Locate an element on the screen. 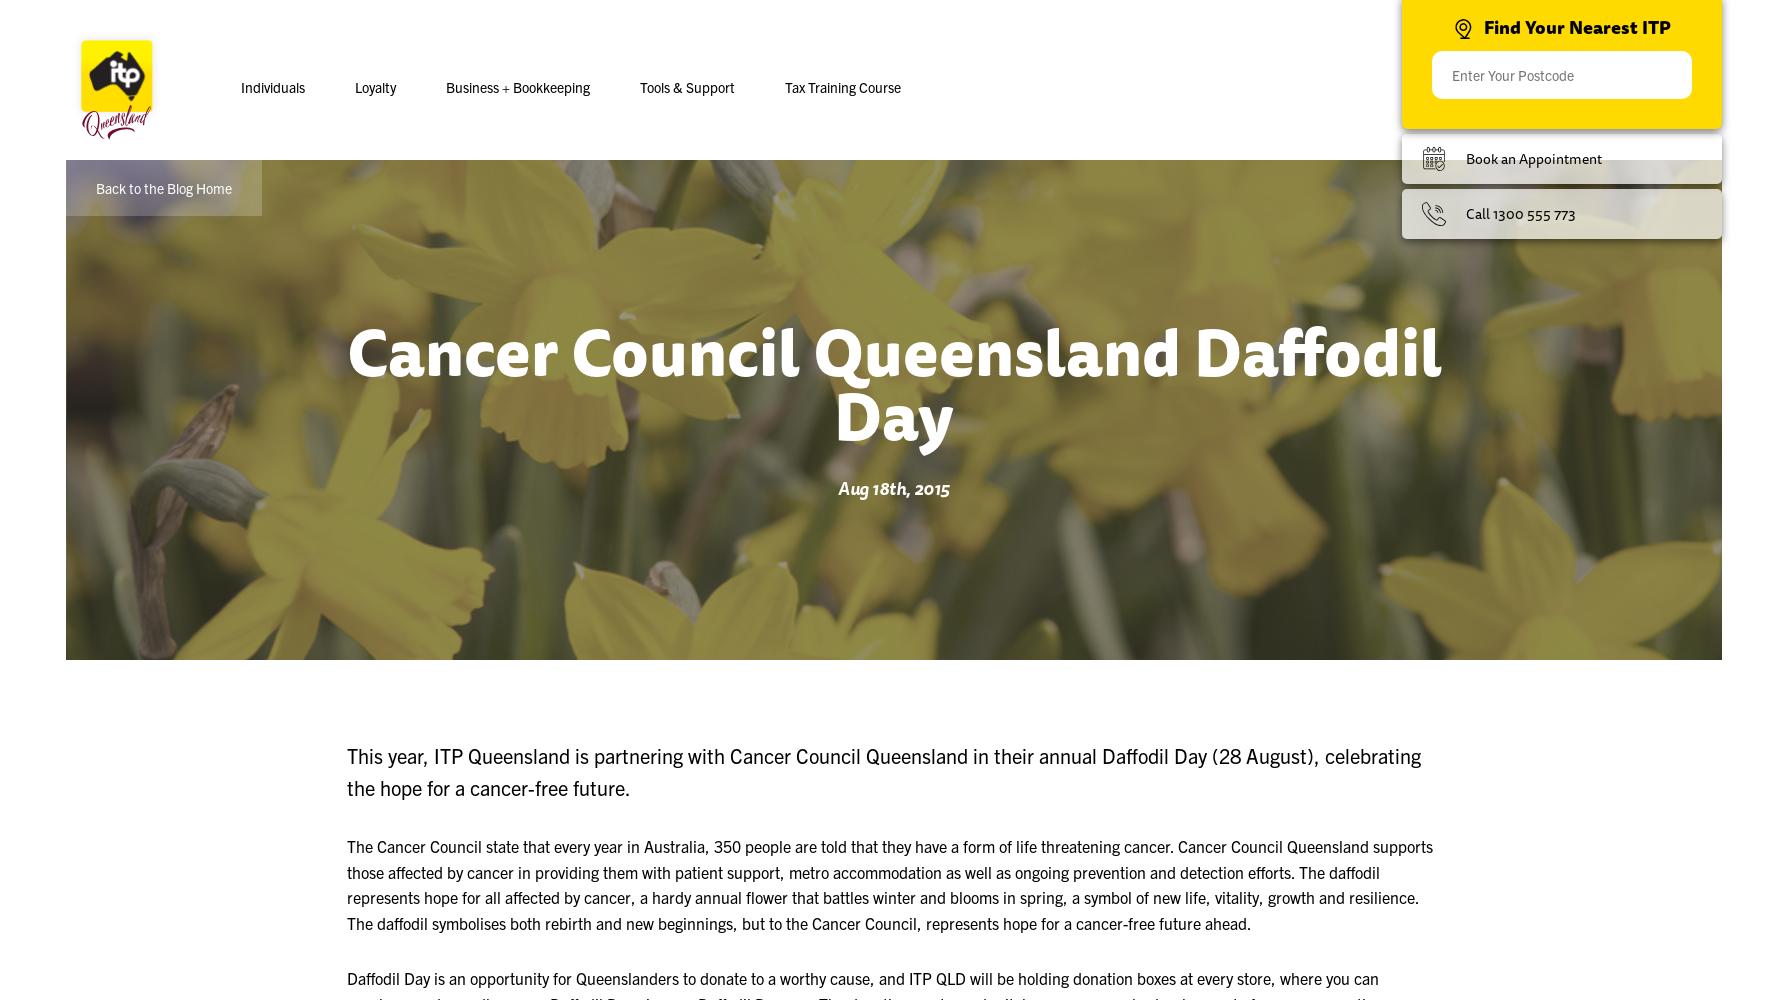  'Enrol Online' is located at coordinates (612, 207).